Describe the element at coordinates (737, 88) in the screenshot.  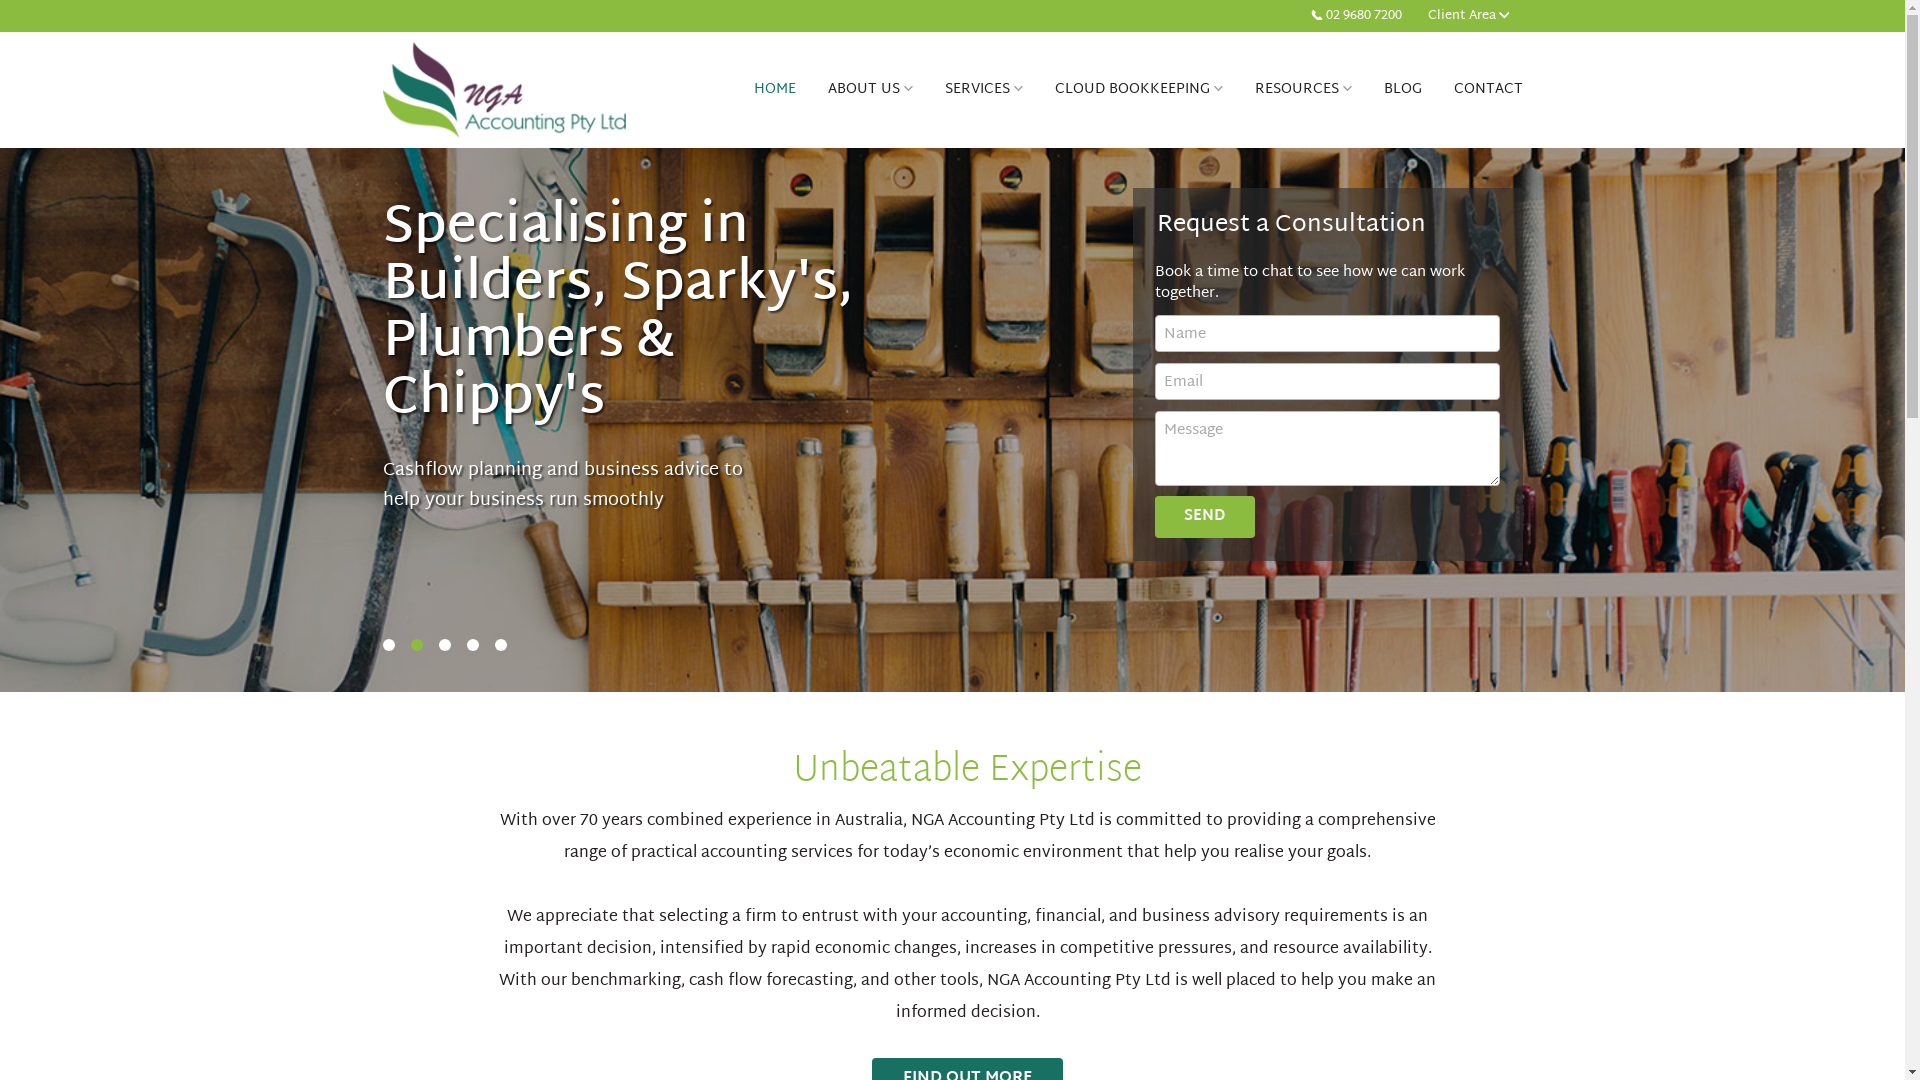
I see `'HOME'` at that location.